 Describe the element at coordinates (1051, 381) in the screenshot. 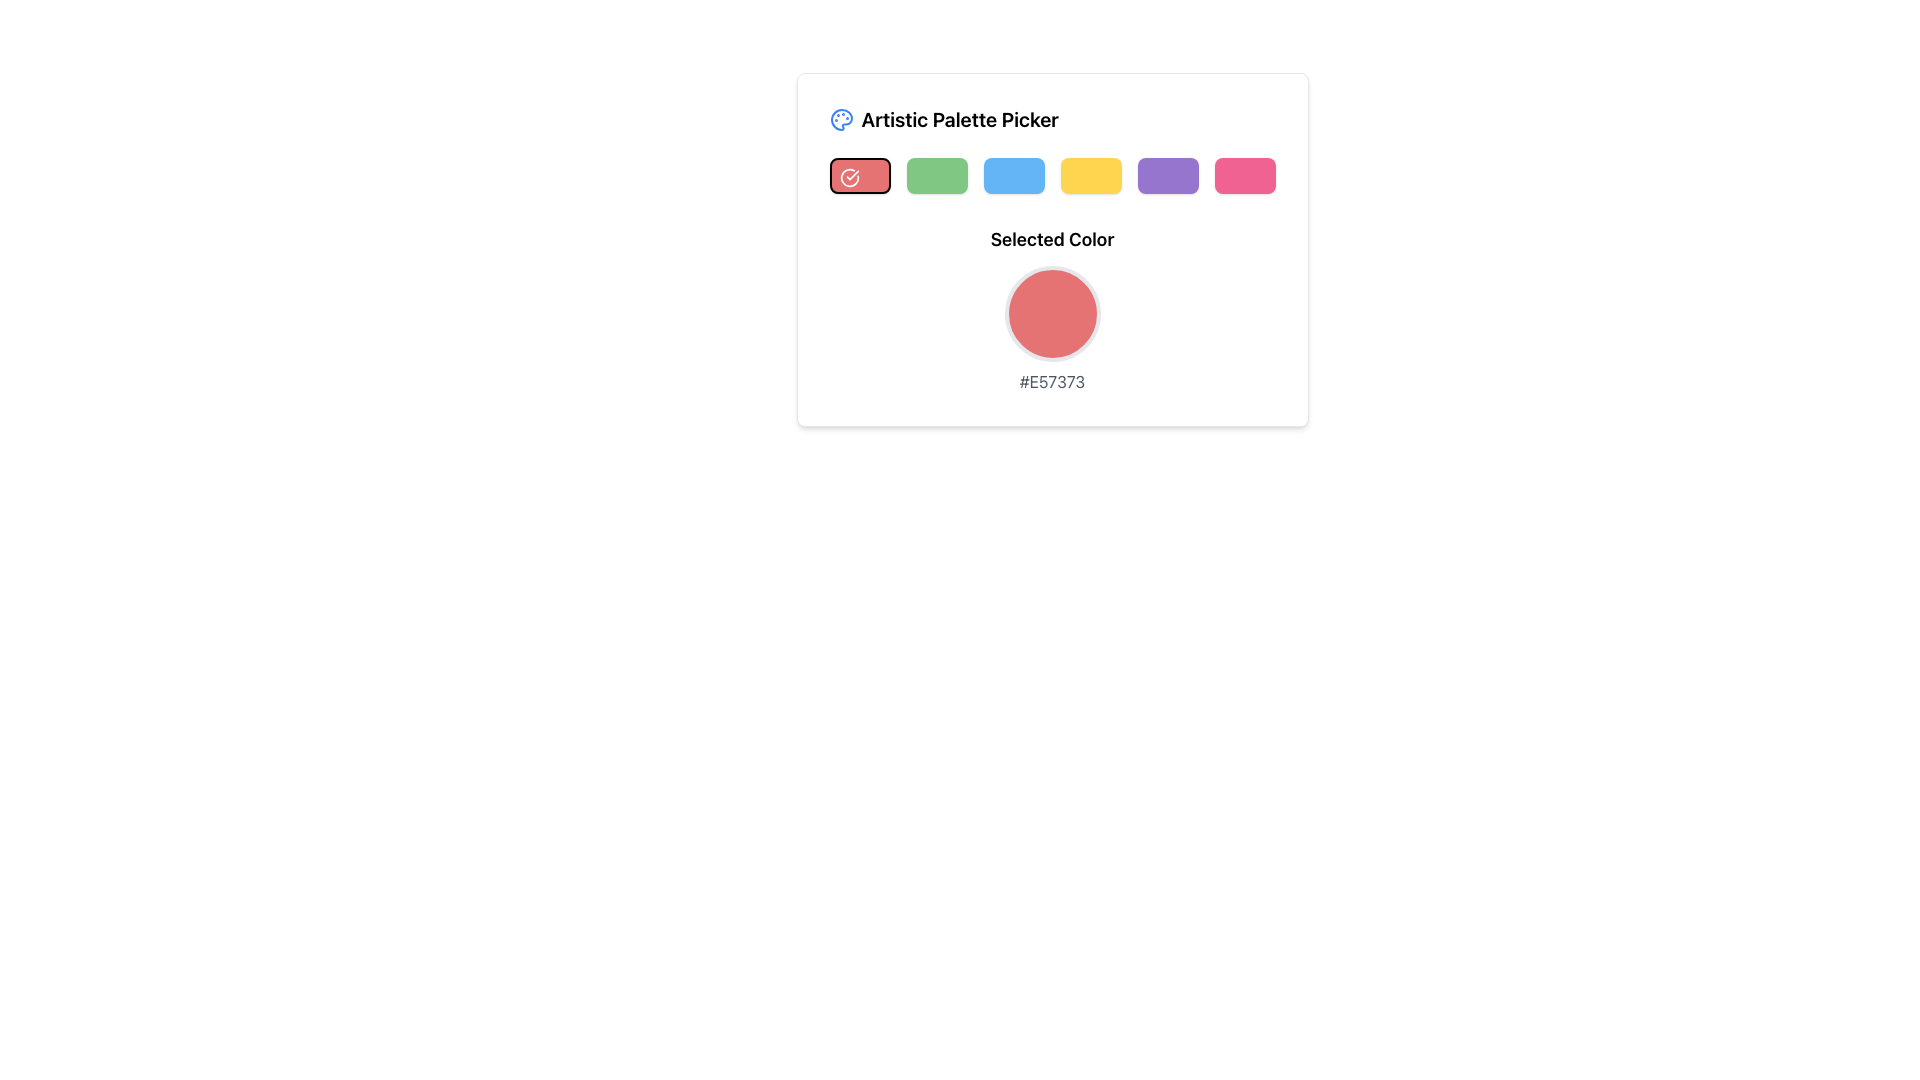

I see `hex color code displayed in the Text Display located directly below the circular color preview and beneath the text 'Selected Color'` at that location.